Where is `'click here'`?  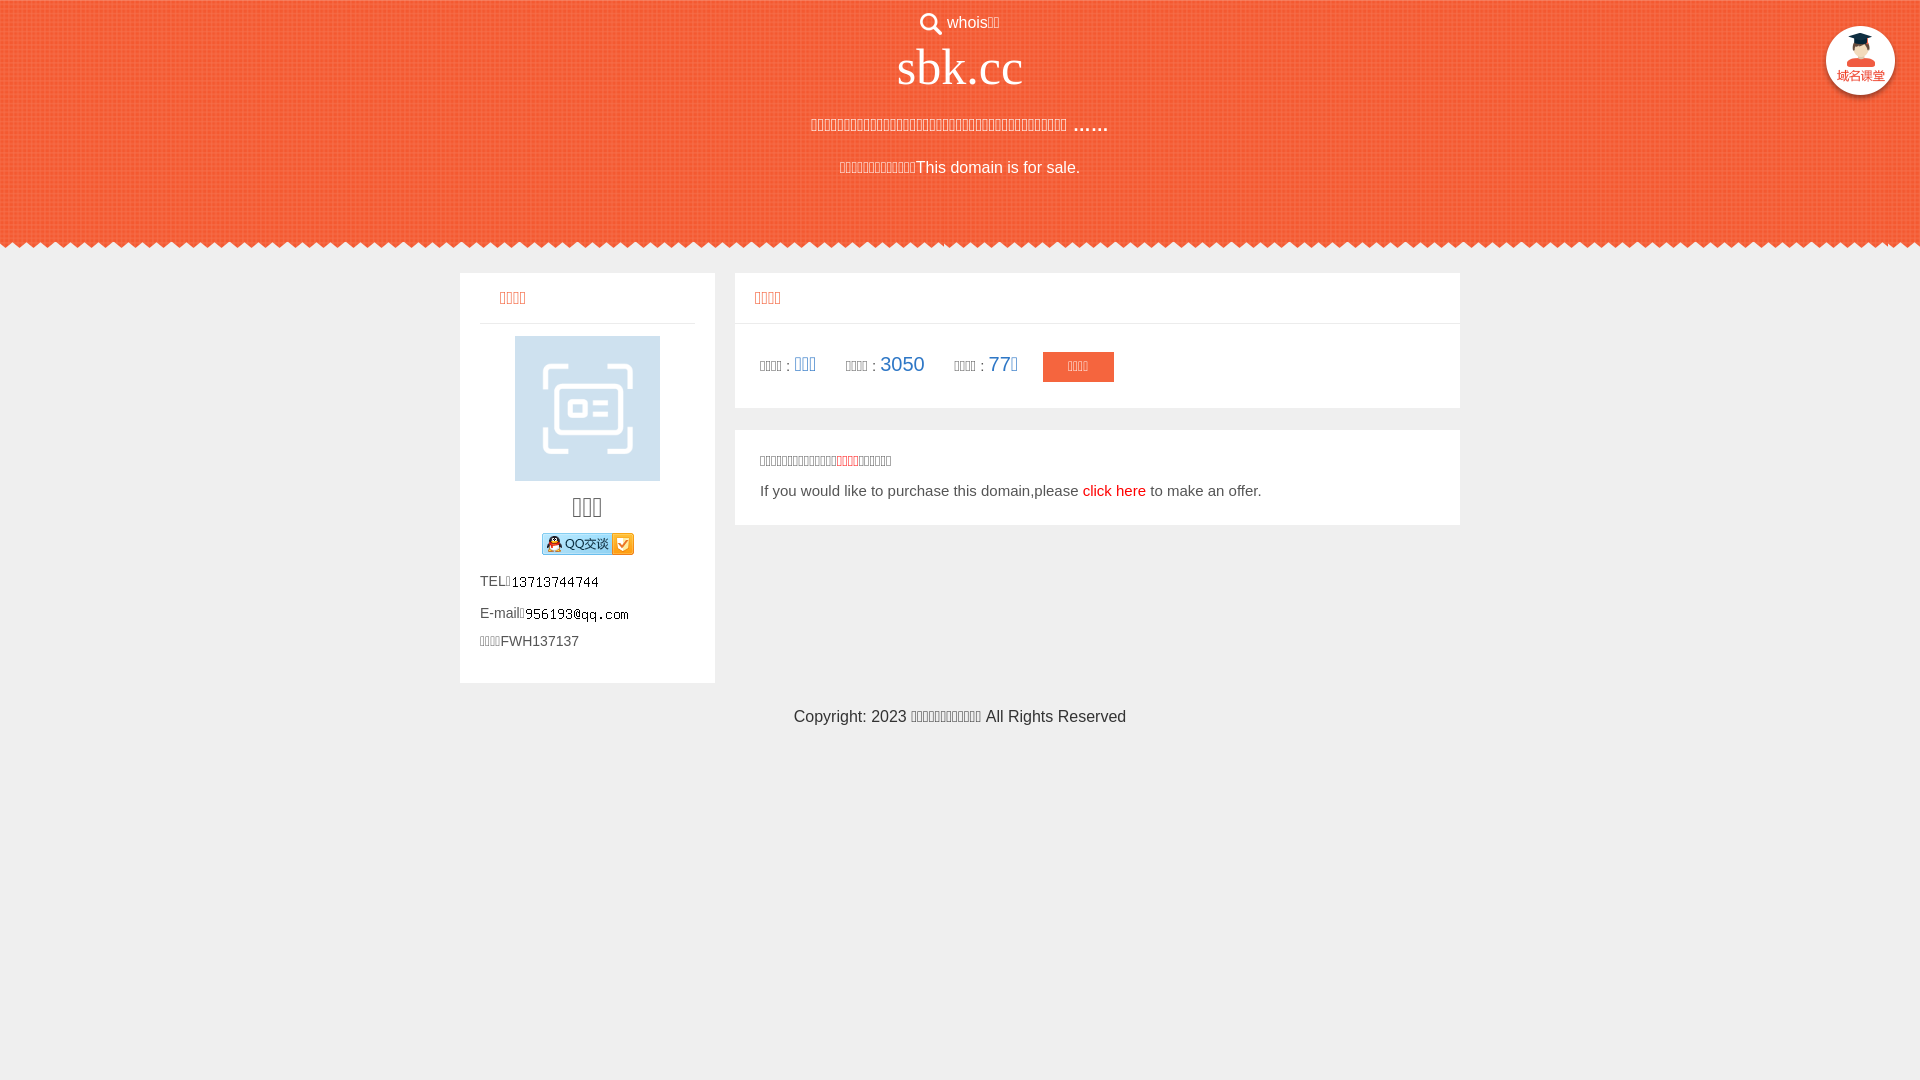
'click here' is located at coordinates (1113, 490).